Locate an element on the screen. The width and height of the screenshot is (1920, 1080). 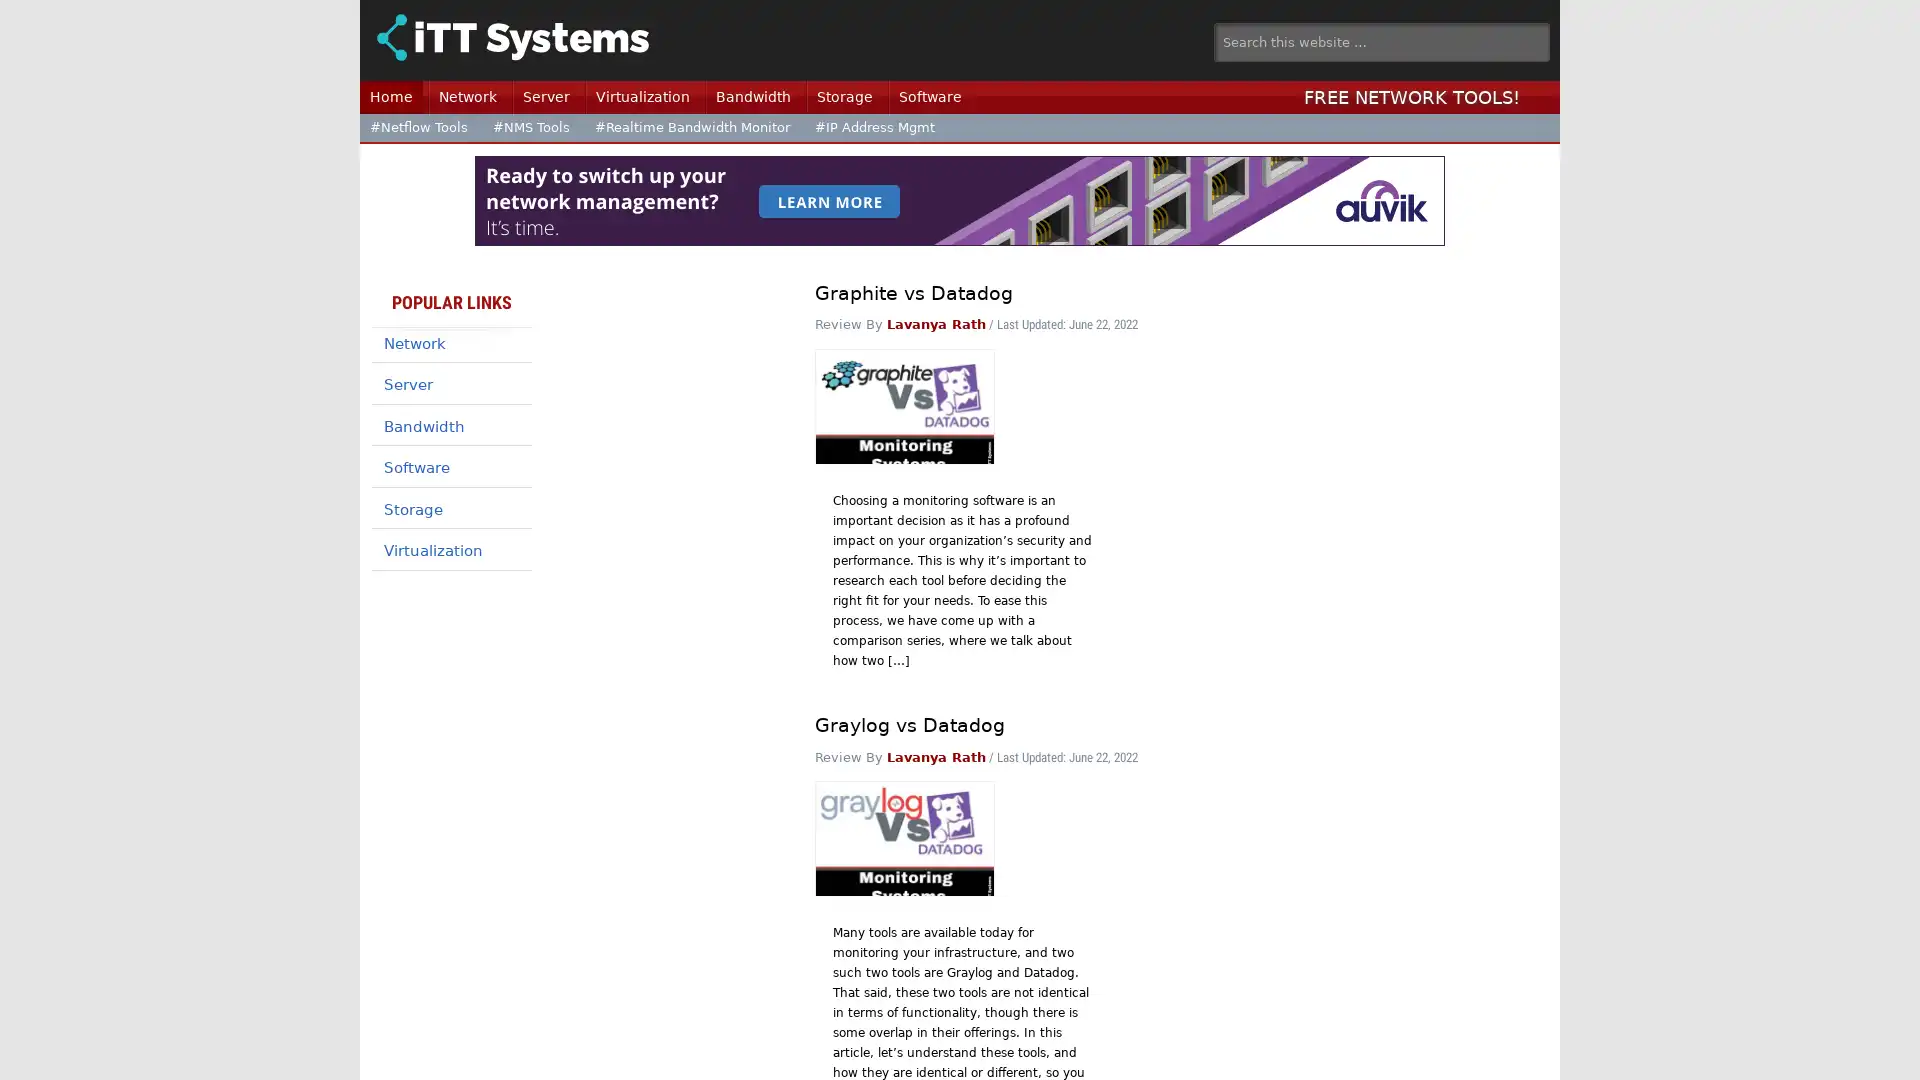
Search is located at coordinates (1560, 34).